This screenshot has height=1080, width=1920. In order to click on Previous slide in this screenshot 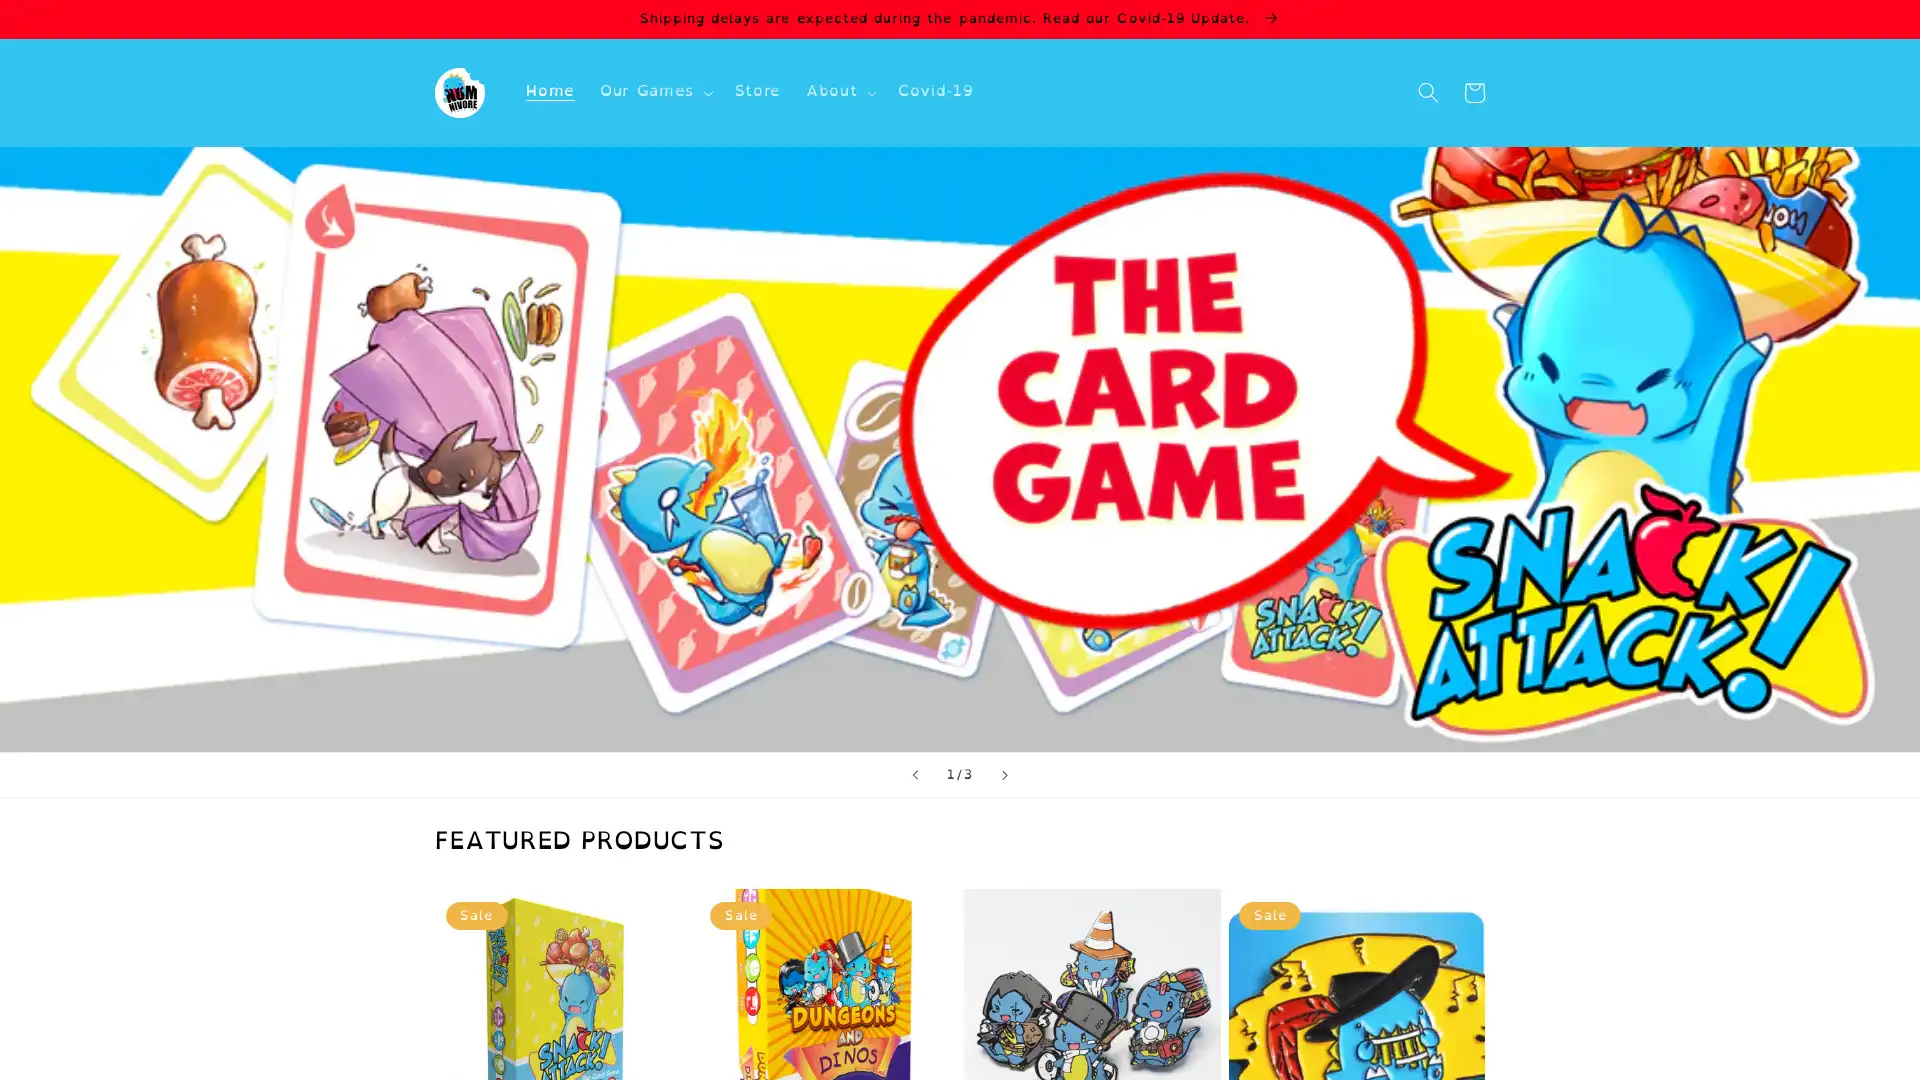, I will do `click(912, 774)`.